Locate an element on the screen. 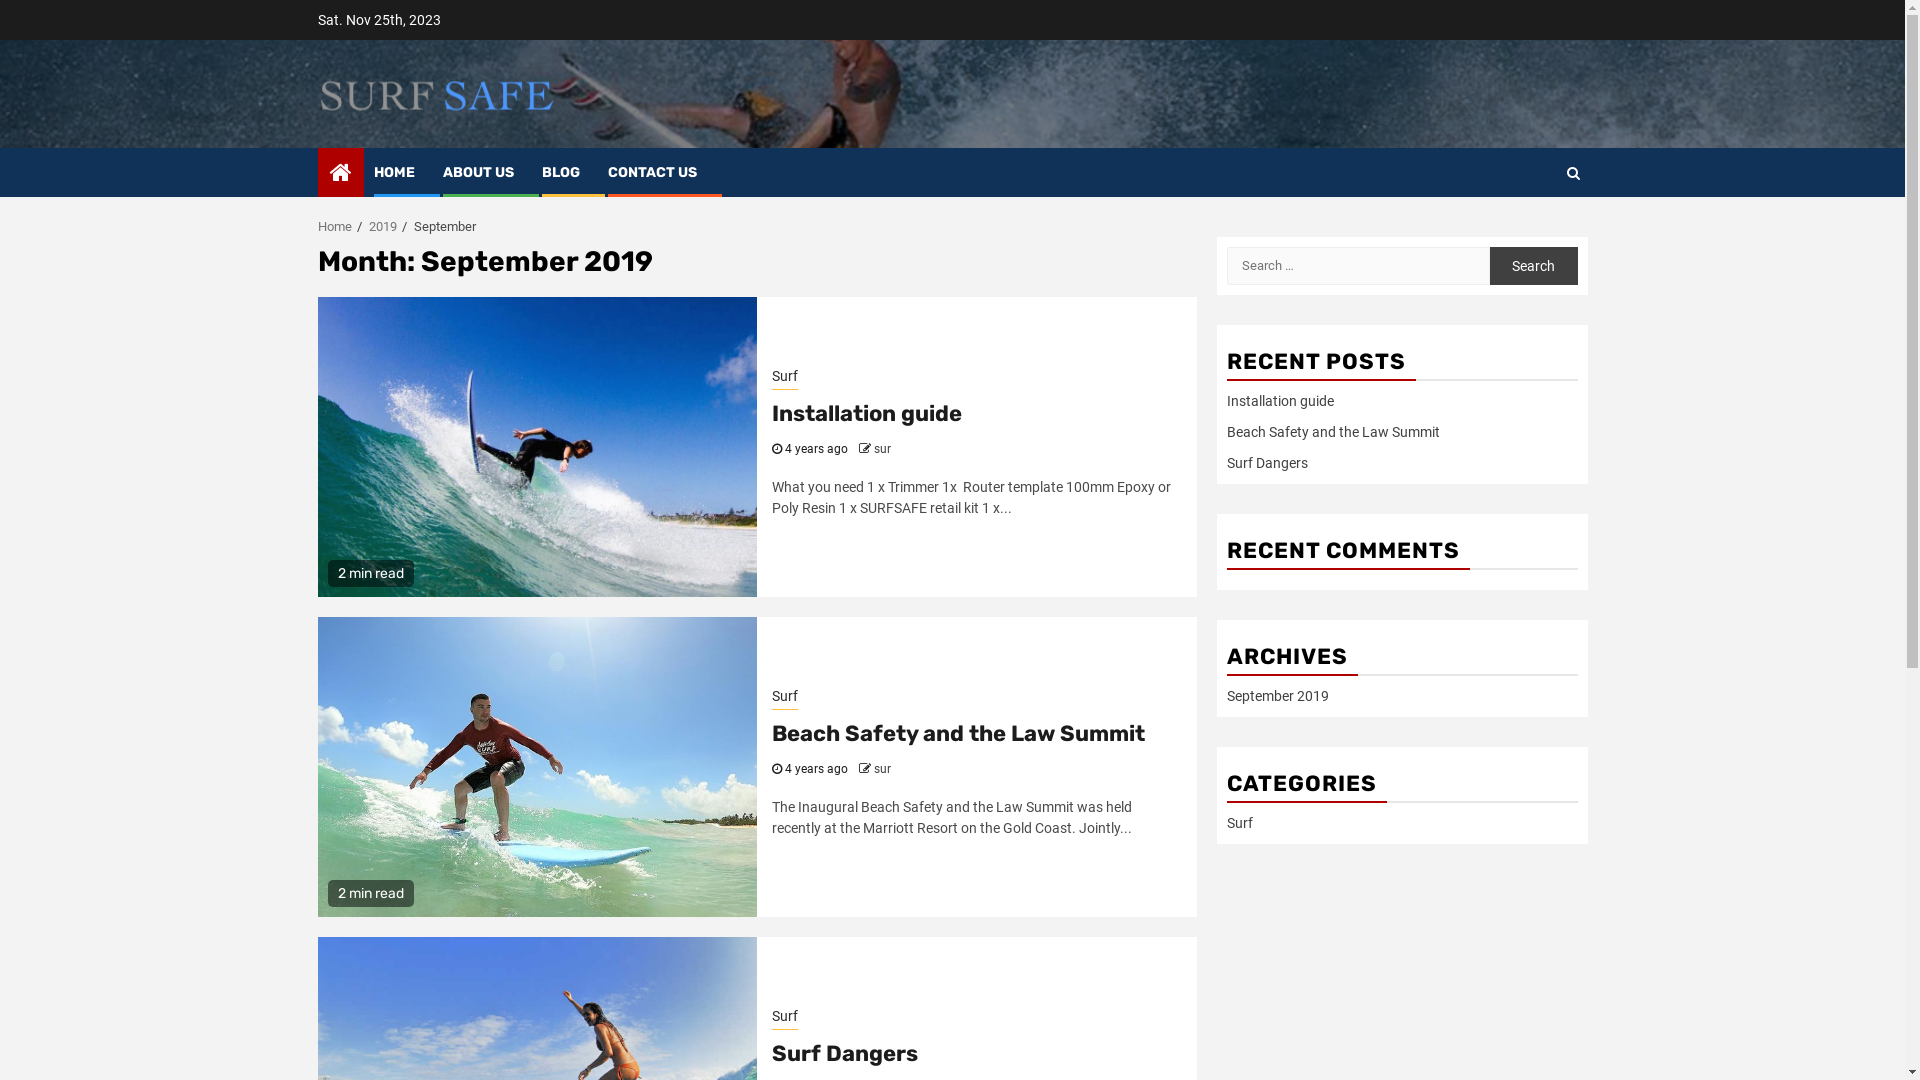 Image resolution: width=1920 pixels, height=1080 pixels. 'sur' is located at coordinates (881, 767).